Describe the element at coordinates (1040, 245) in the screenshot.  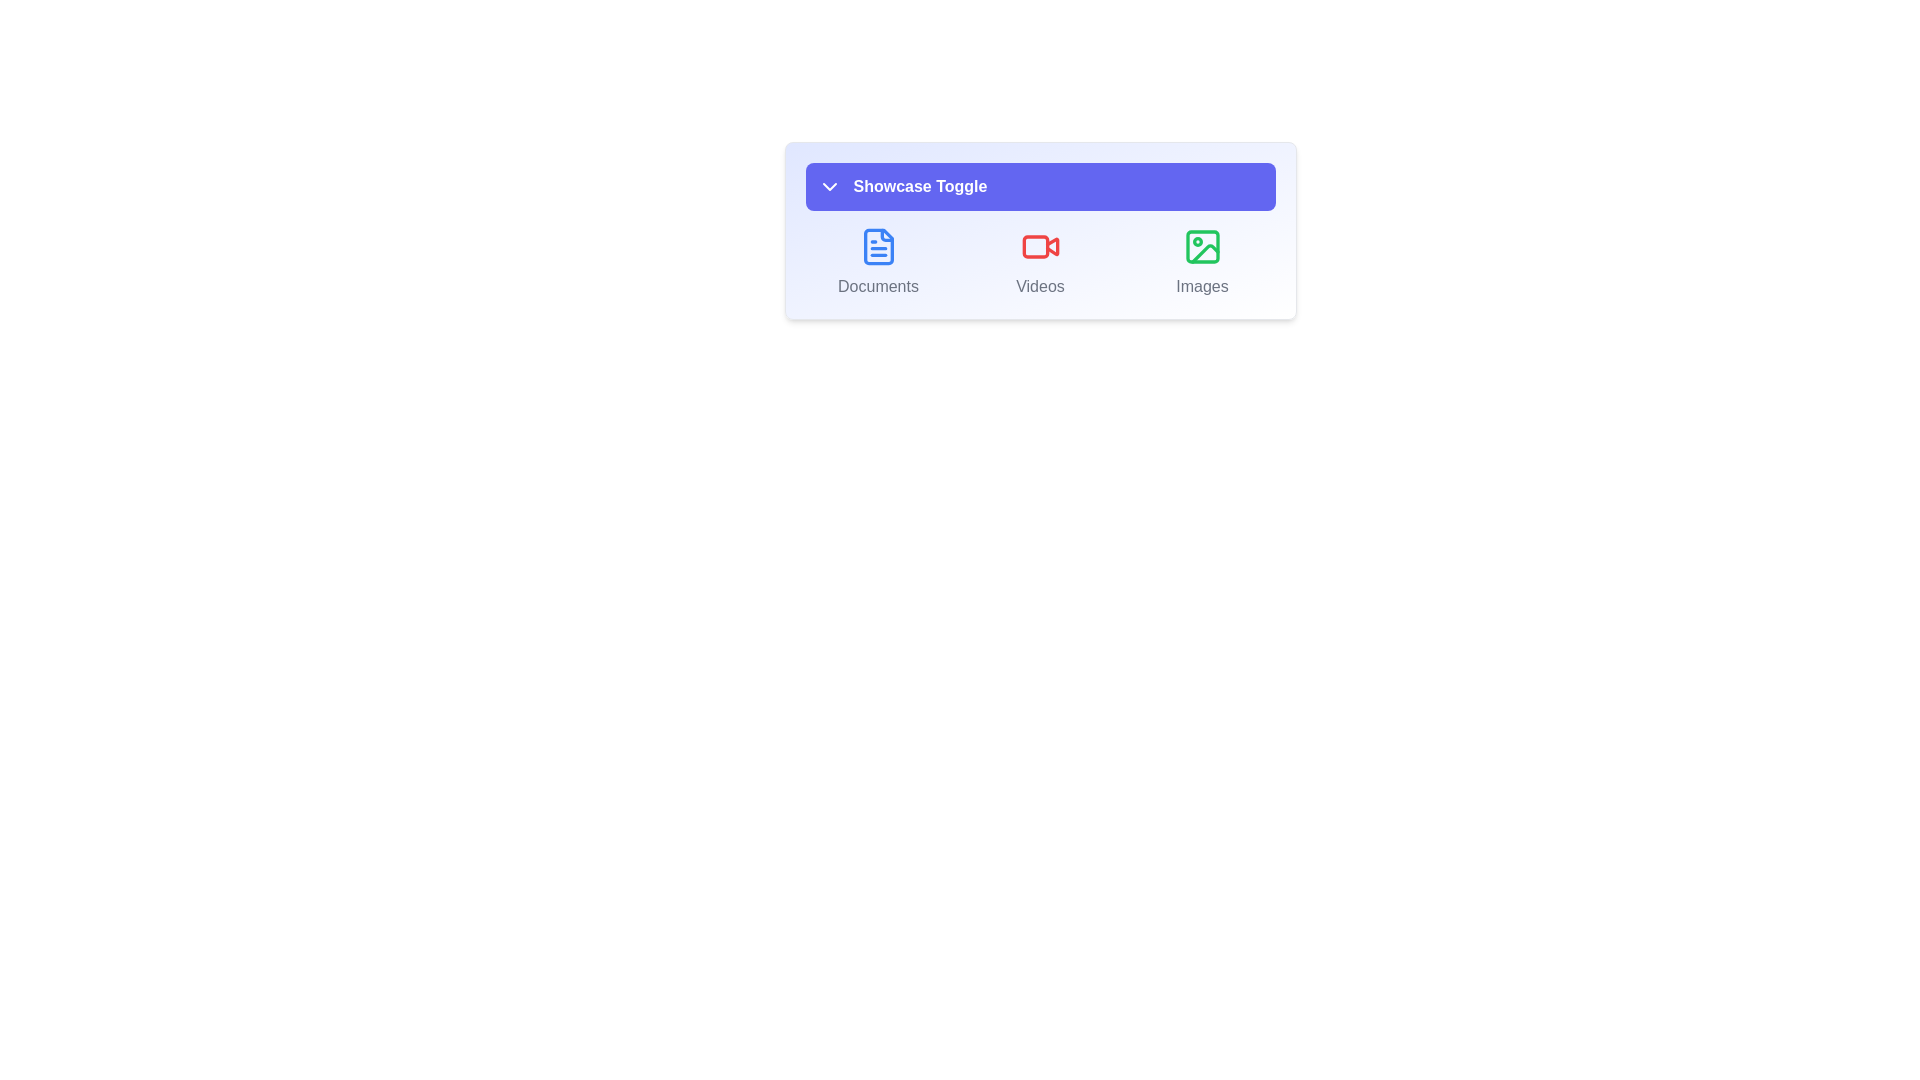
I see `the red video camera icon located under the 'Showcase Toggle' header, which is the second icon in a row of three, between a blue document icon and a green image icon` at that location.